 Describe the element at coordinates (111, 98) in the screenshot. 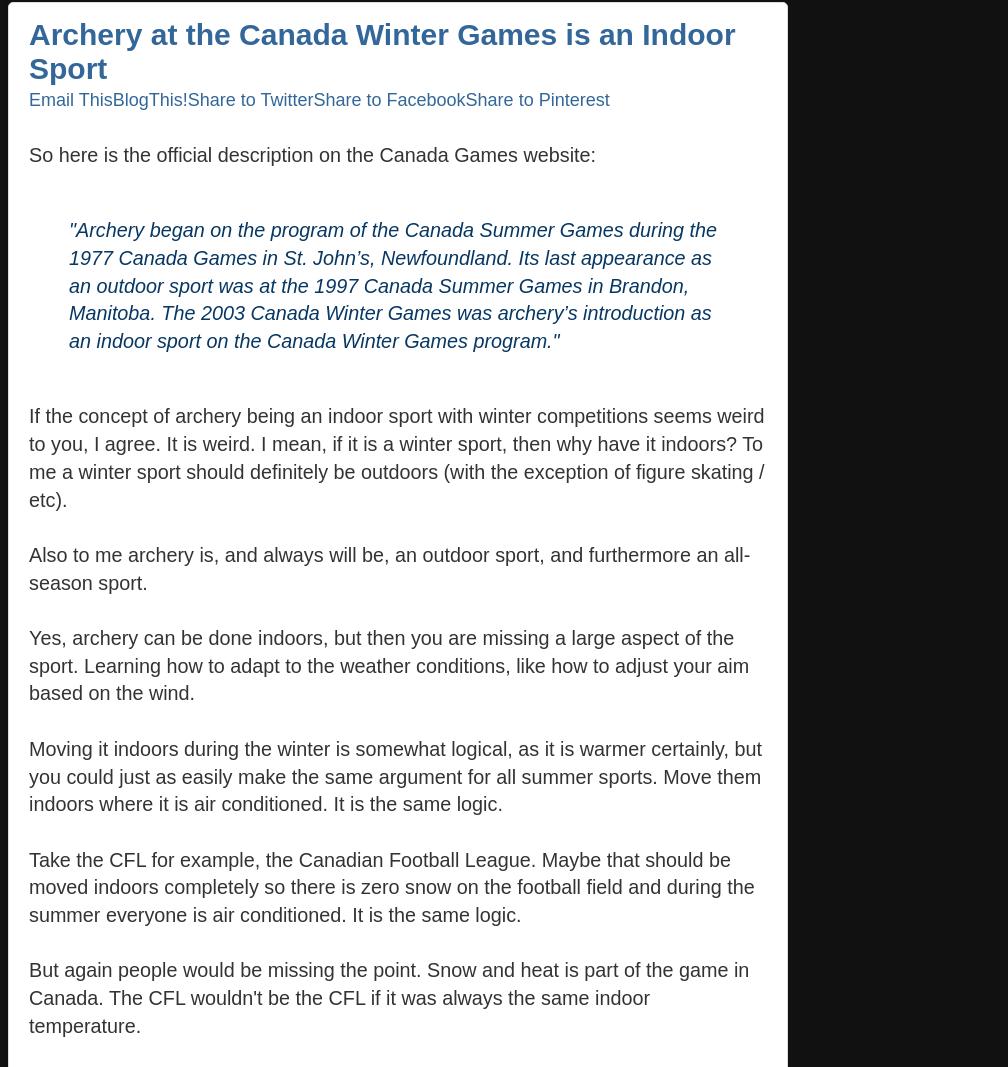

I see `'BlogThis!'` at that location.